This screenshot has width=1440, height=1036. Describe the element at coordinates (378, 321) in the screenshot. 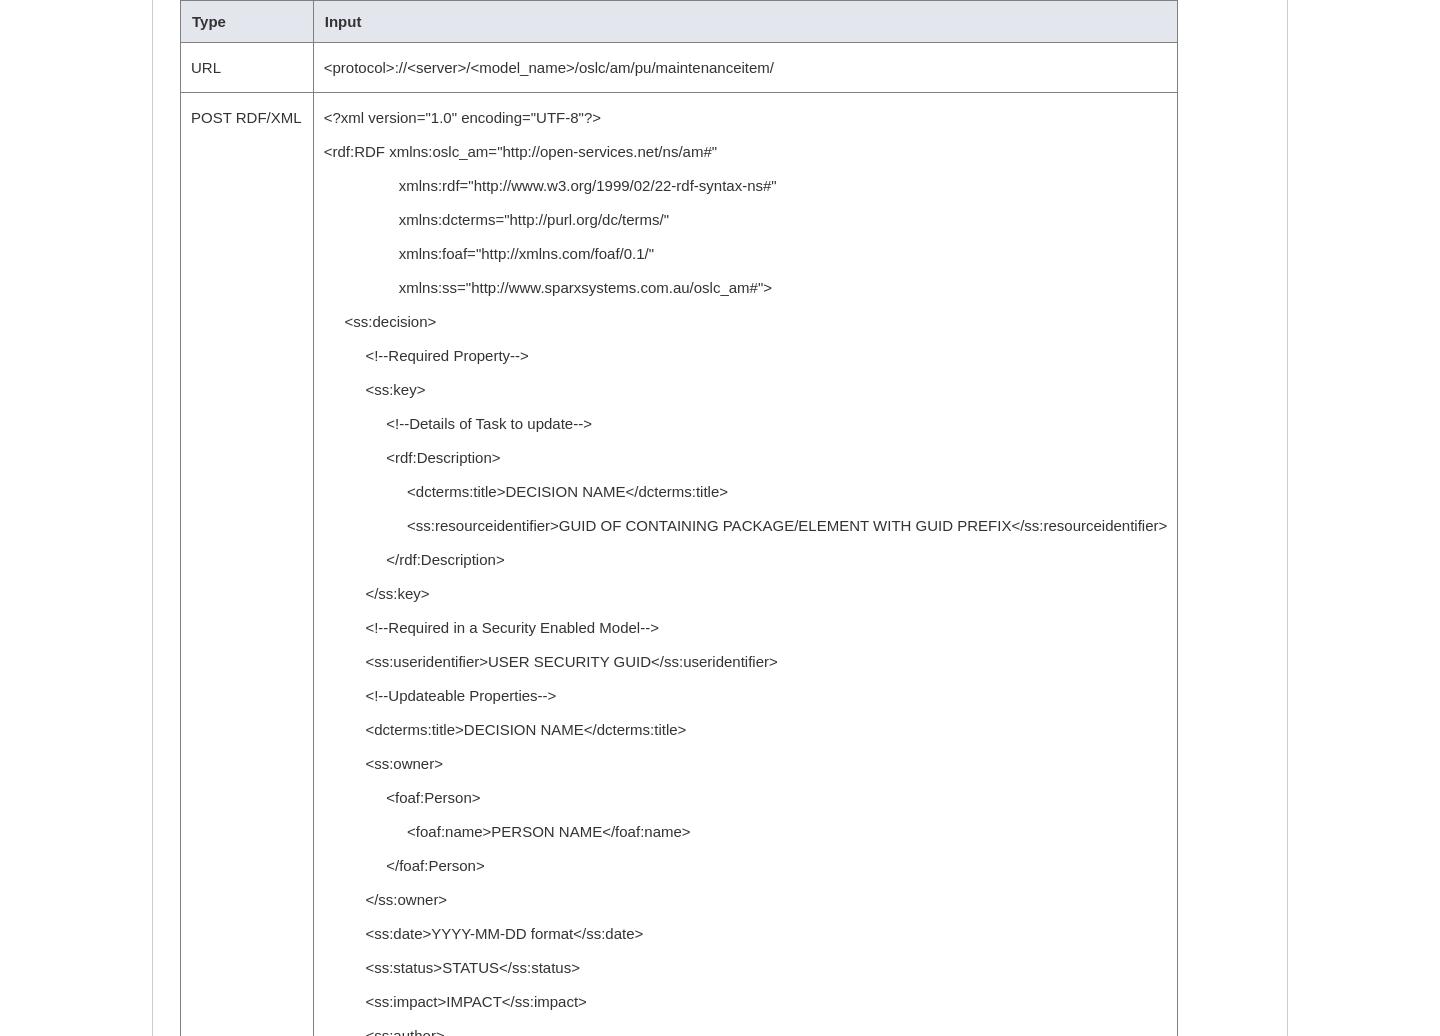

I see `'<ss:decision>'` at that location.